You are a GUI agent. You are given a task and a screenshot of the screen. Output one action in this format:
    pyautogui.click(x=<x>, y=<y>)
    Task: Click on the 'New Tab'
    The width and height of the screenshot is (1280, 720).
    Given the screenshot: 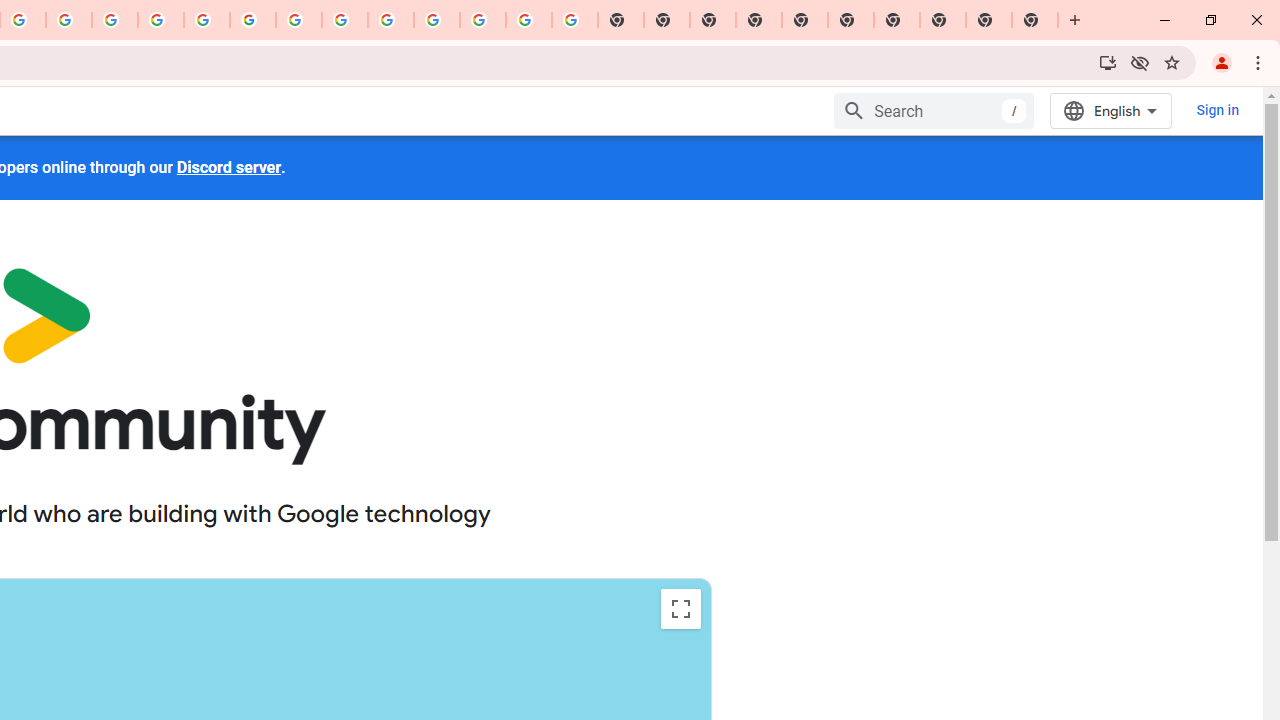 What is the action you would take?
    pyautogui.click(x=1035, y=20)
    